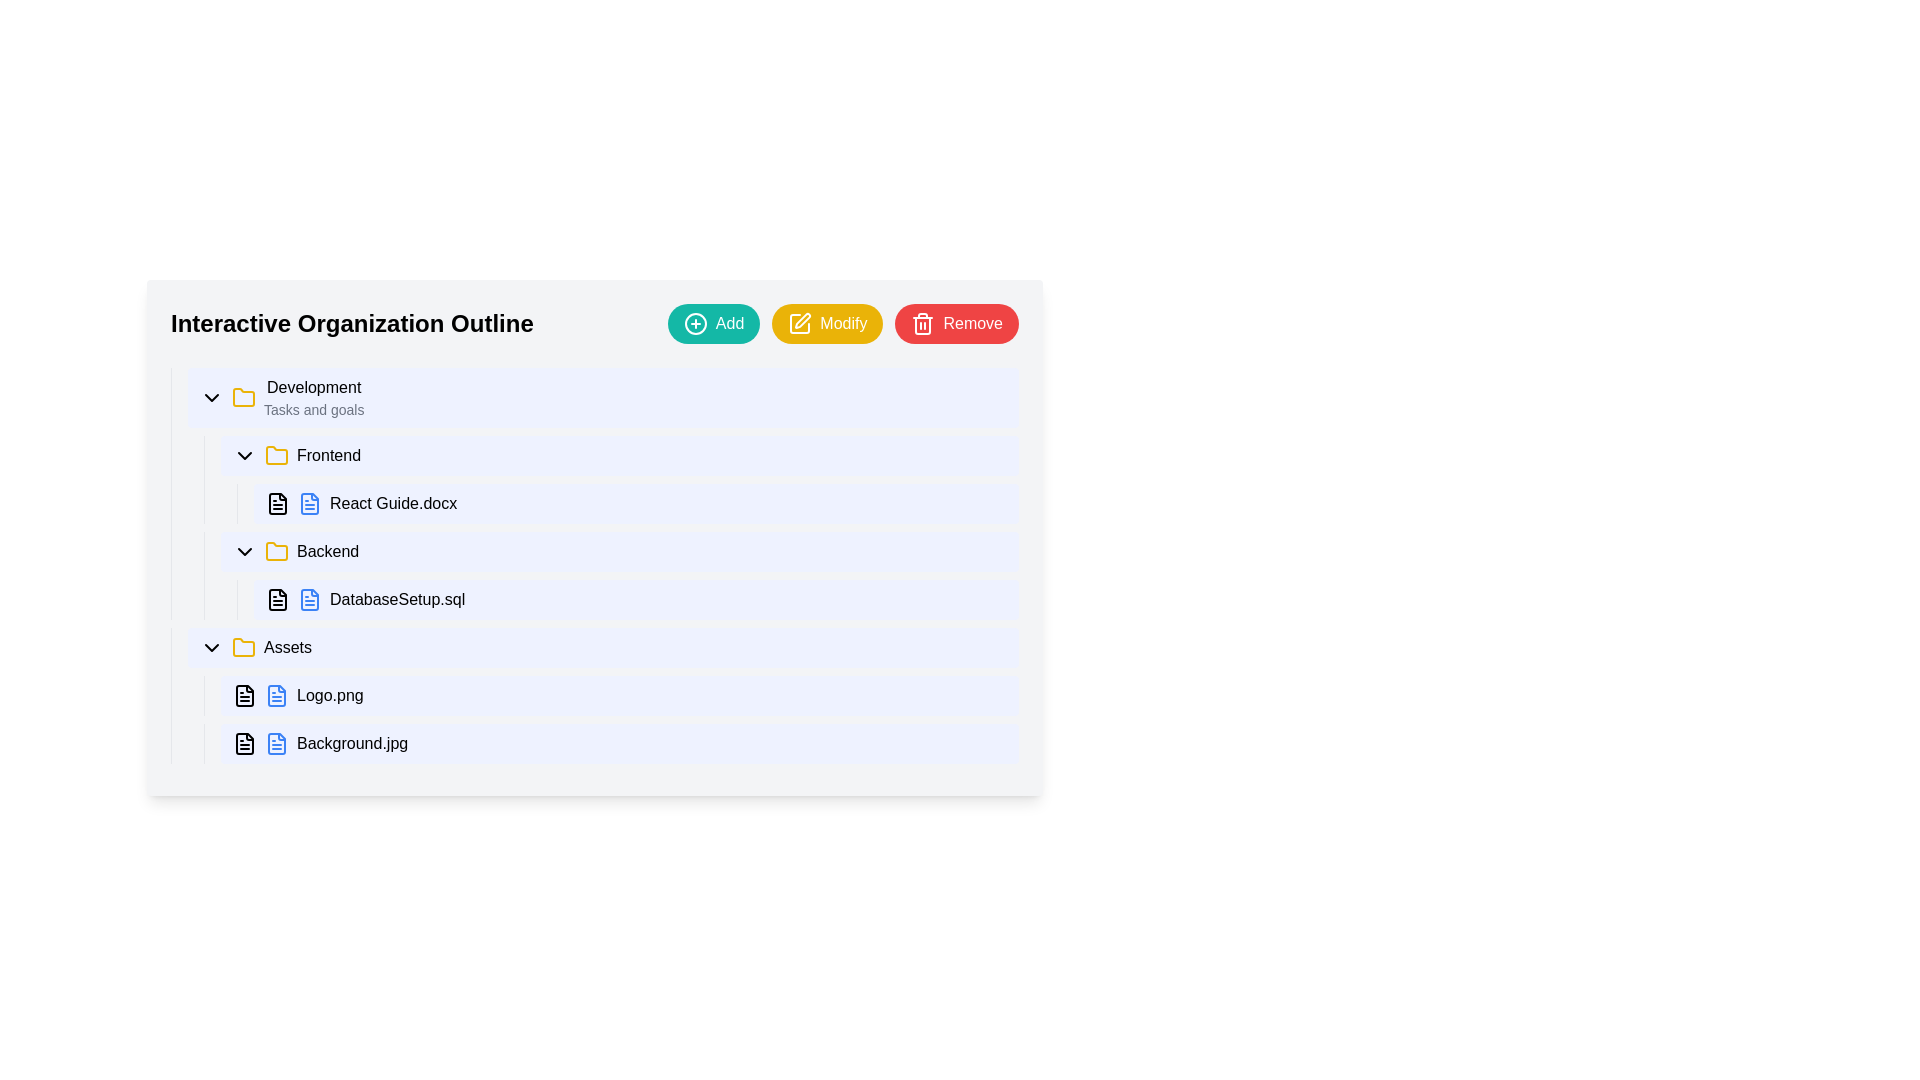  Describe the element at coordinates (243, 551) in the screenshot. I see `the downward-pointing chevron icon, which is an SVG graphic located to the left of the 'Backend' label in the 'Development' section` at that location.